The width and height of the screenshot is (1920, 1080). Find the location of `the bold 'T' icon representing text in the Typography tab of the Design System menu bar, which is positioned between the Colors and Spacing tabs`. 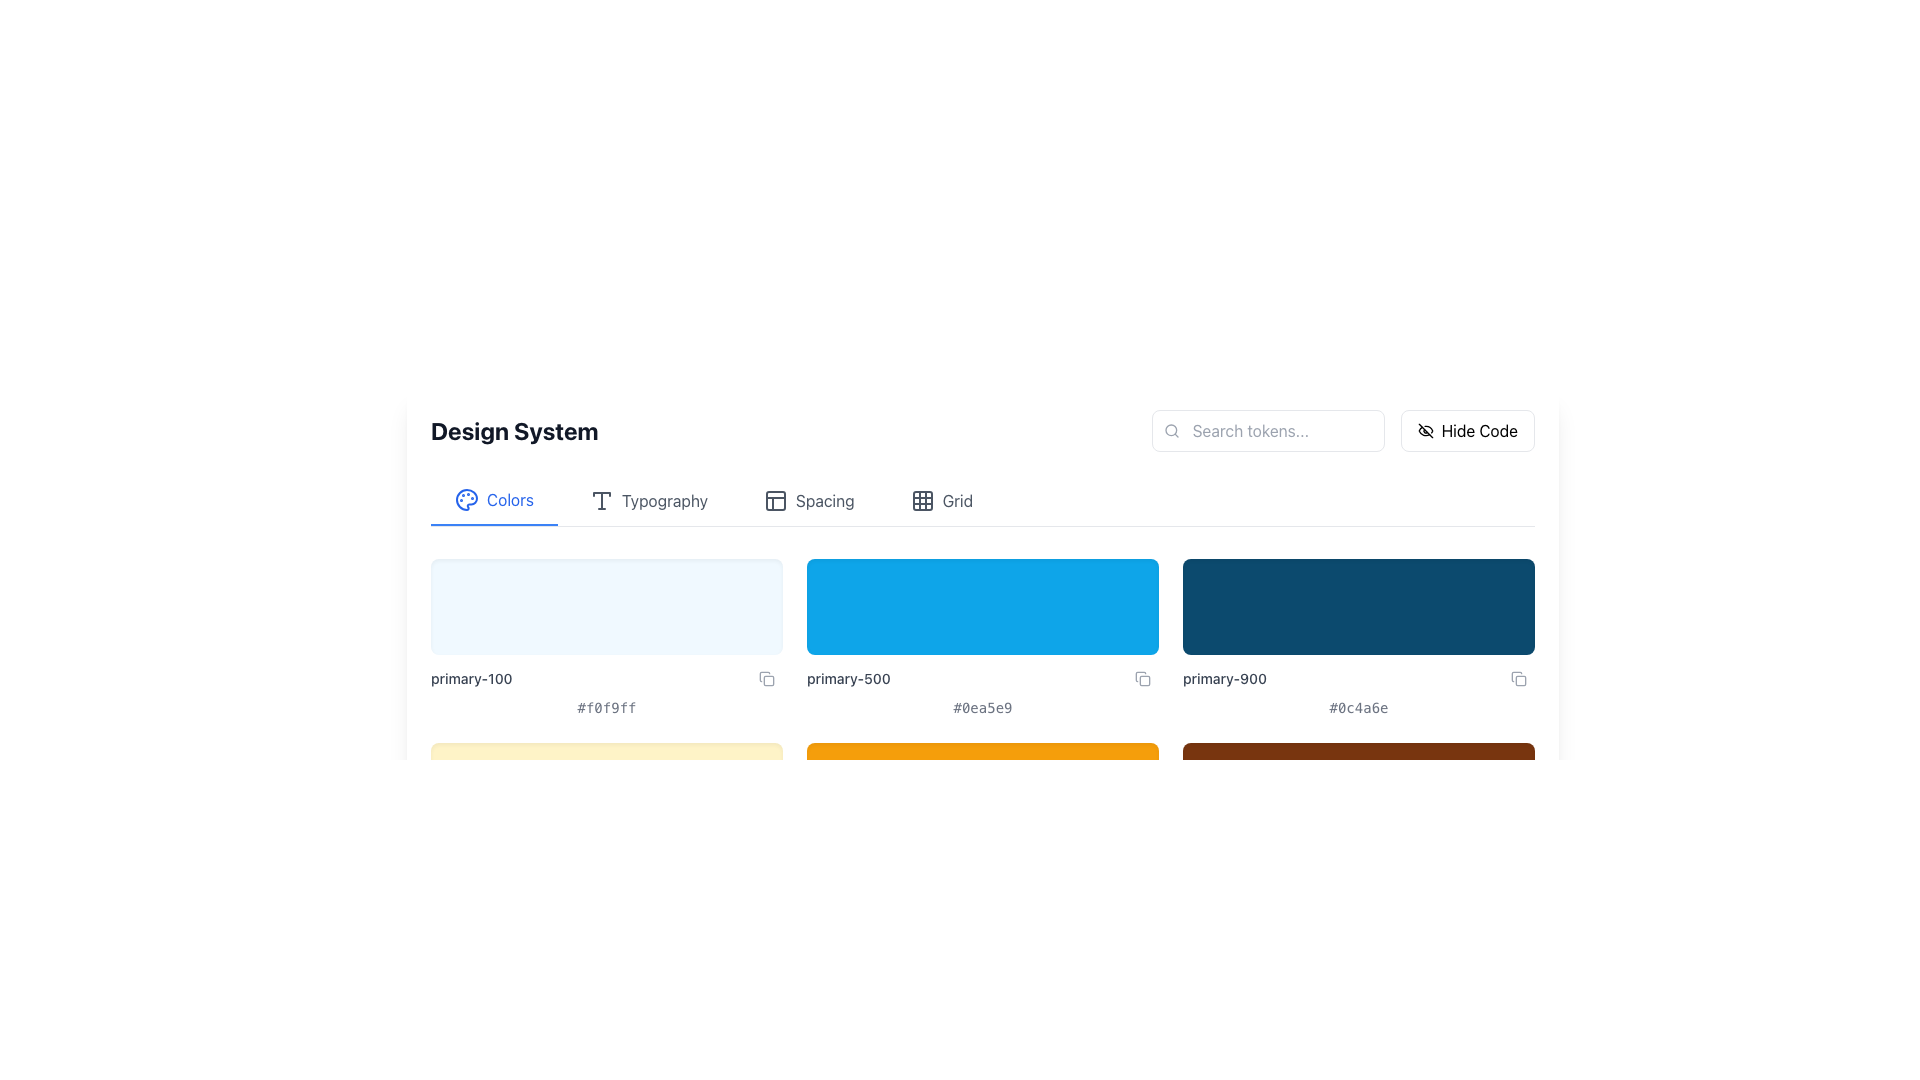

the bold 'T' icon representing text in the Typography tab of the Design System menu bar, which is positioned between the Colors and Spacing tabs is located at coordinates (600, 500).